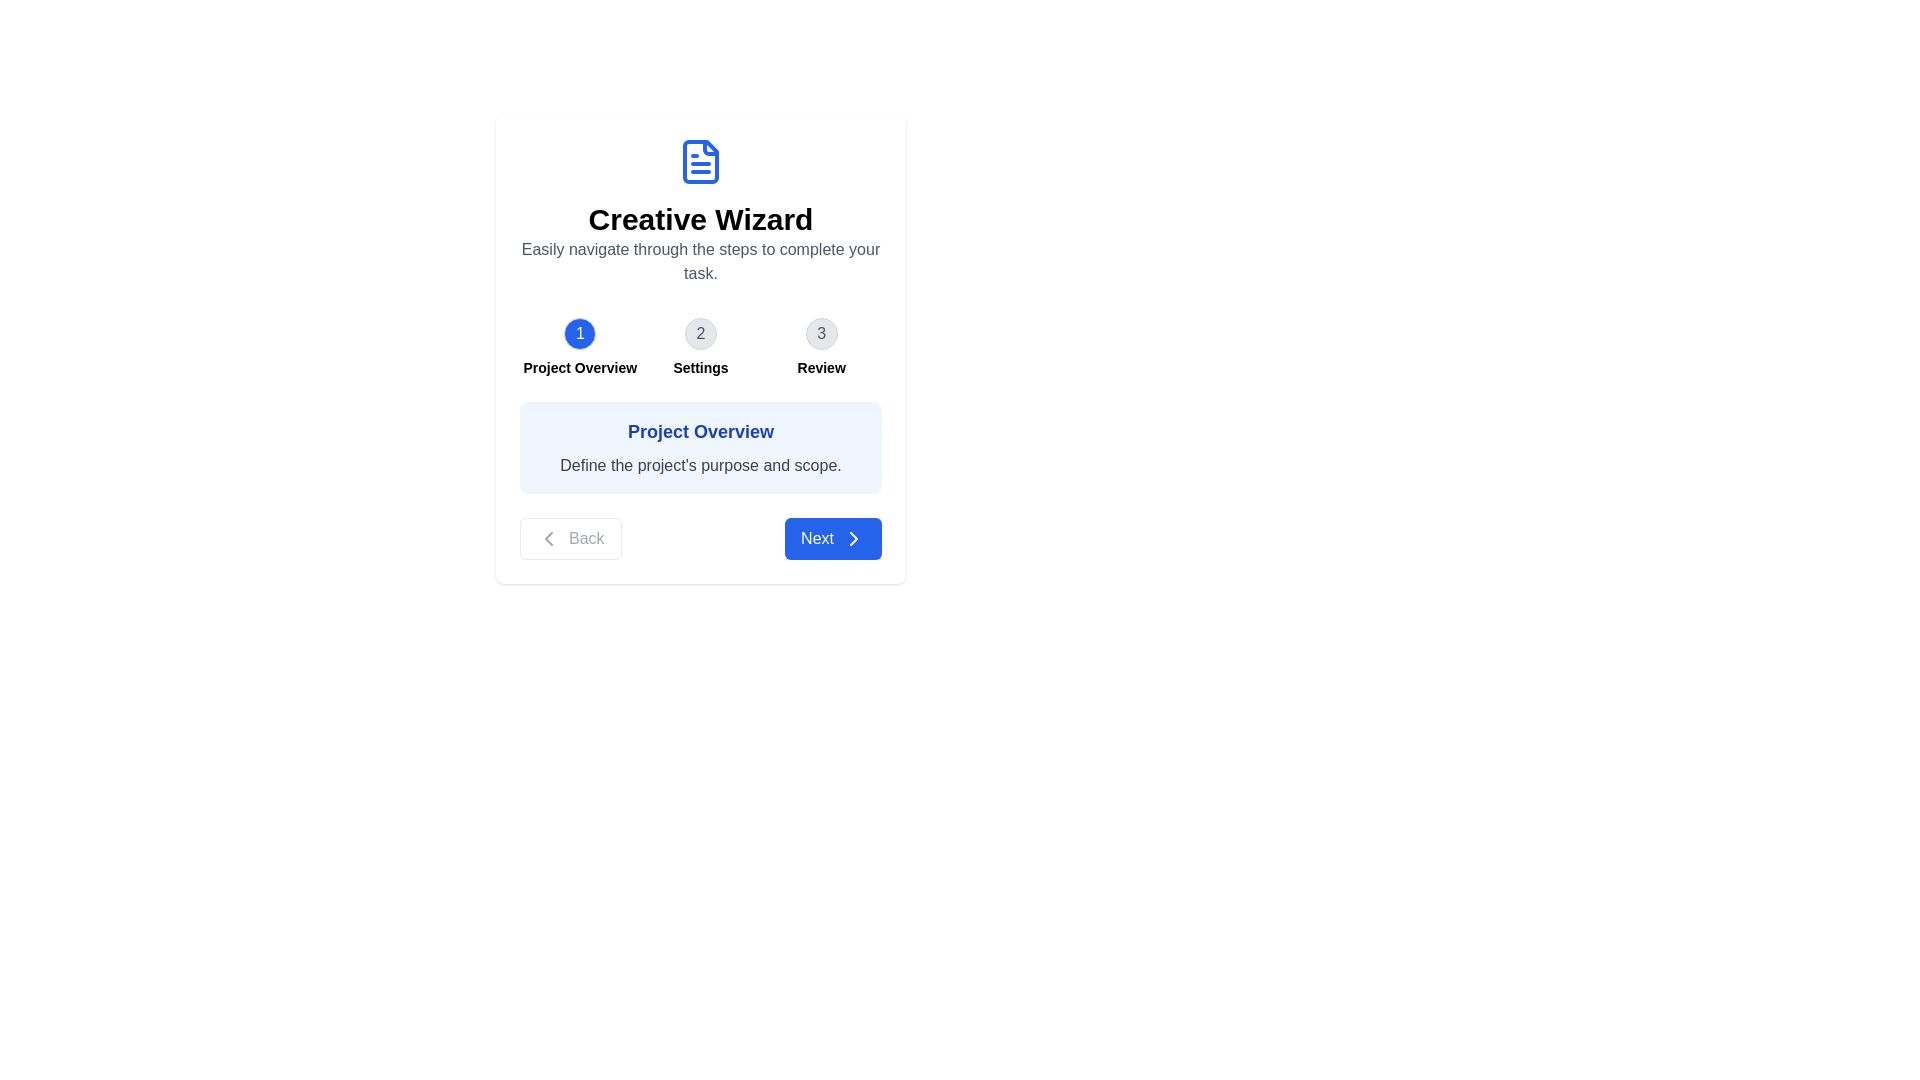  I want to click on text of the first step indicator labeled 'Project Overview' which is a circular icon displaying the number '1' in white on a blue background, located in the step navigation bar below the header, so click(579, 346).